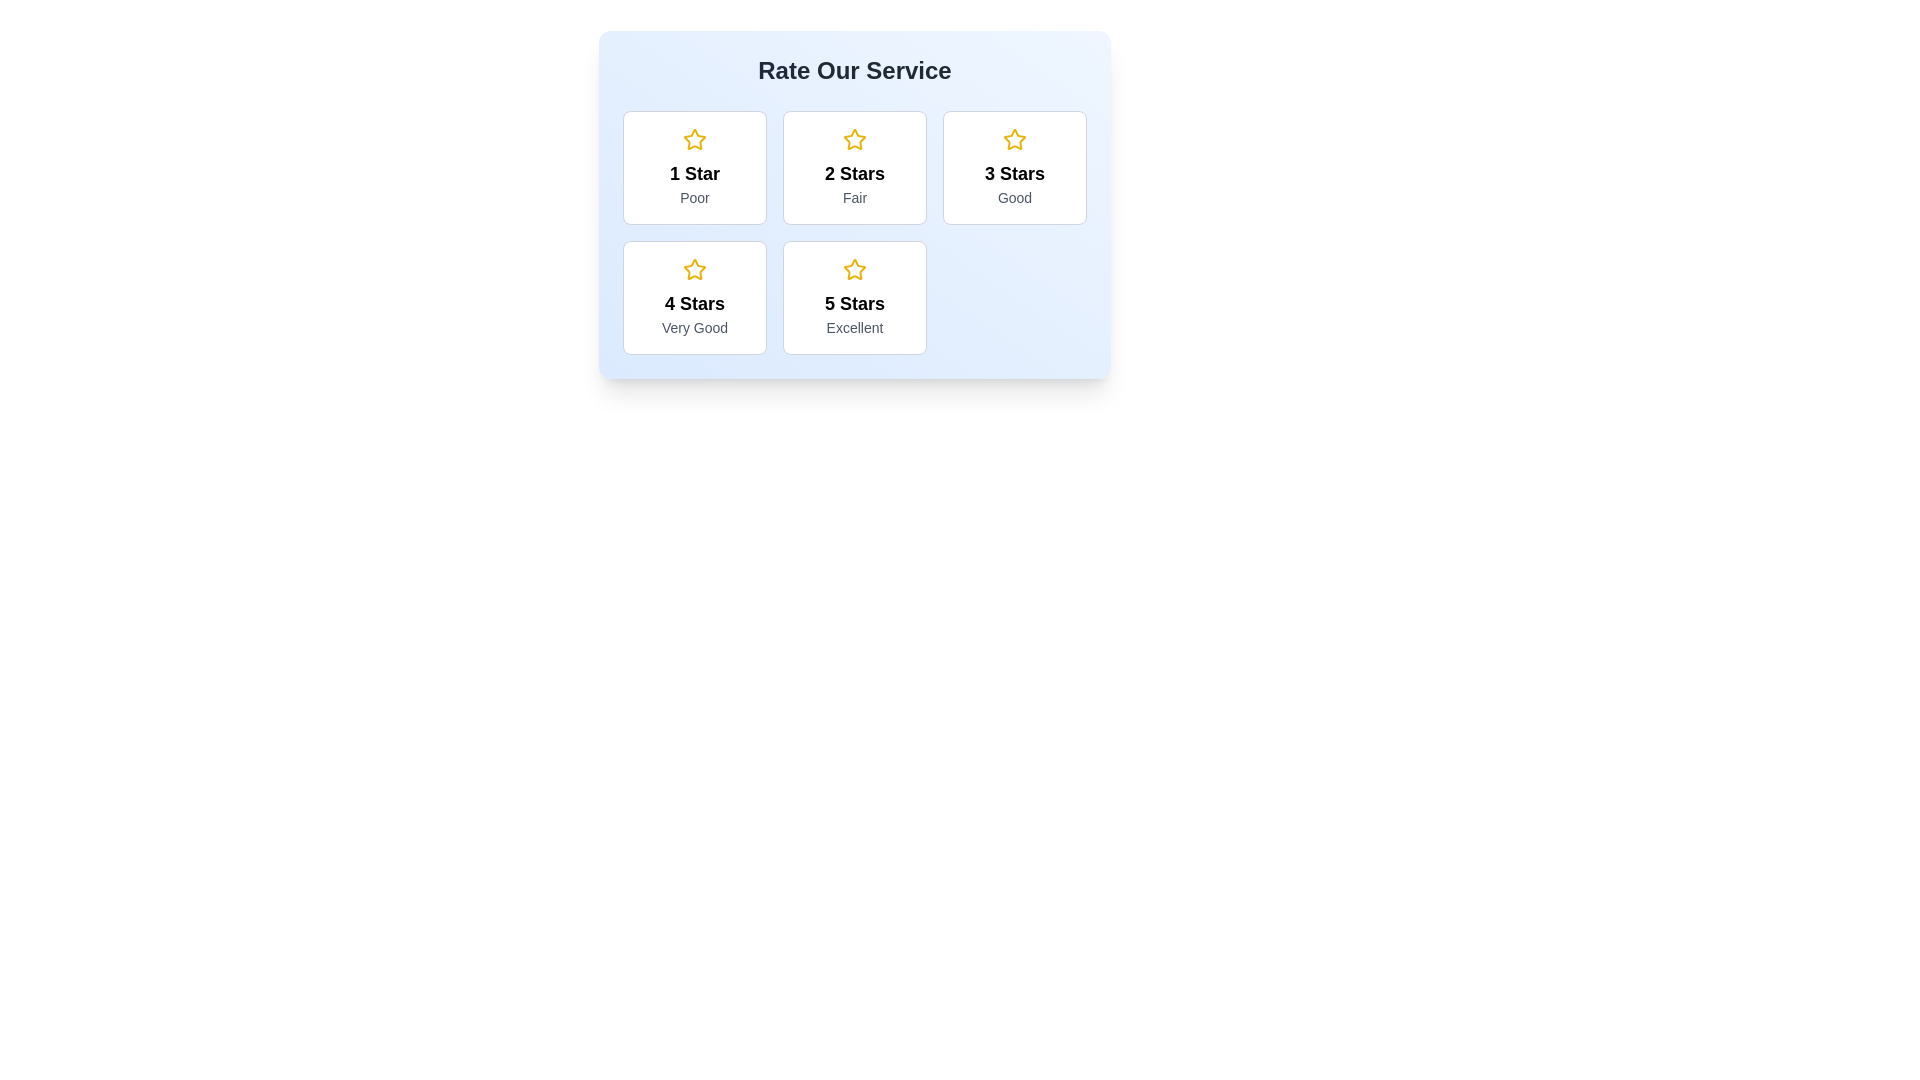 Image resolution: width=1920 pixels, height=1080 pixels. What do you see at coordinates (695, 297) in the screenshot?
I see `on the selectable card displaying '4 Stars' with a yellow star icon and bold black text, located in the second row of the grid layout` at bounding box center [695, 297].